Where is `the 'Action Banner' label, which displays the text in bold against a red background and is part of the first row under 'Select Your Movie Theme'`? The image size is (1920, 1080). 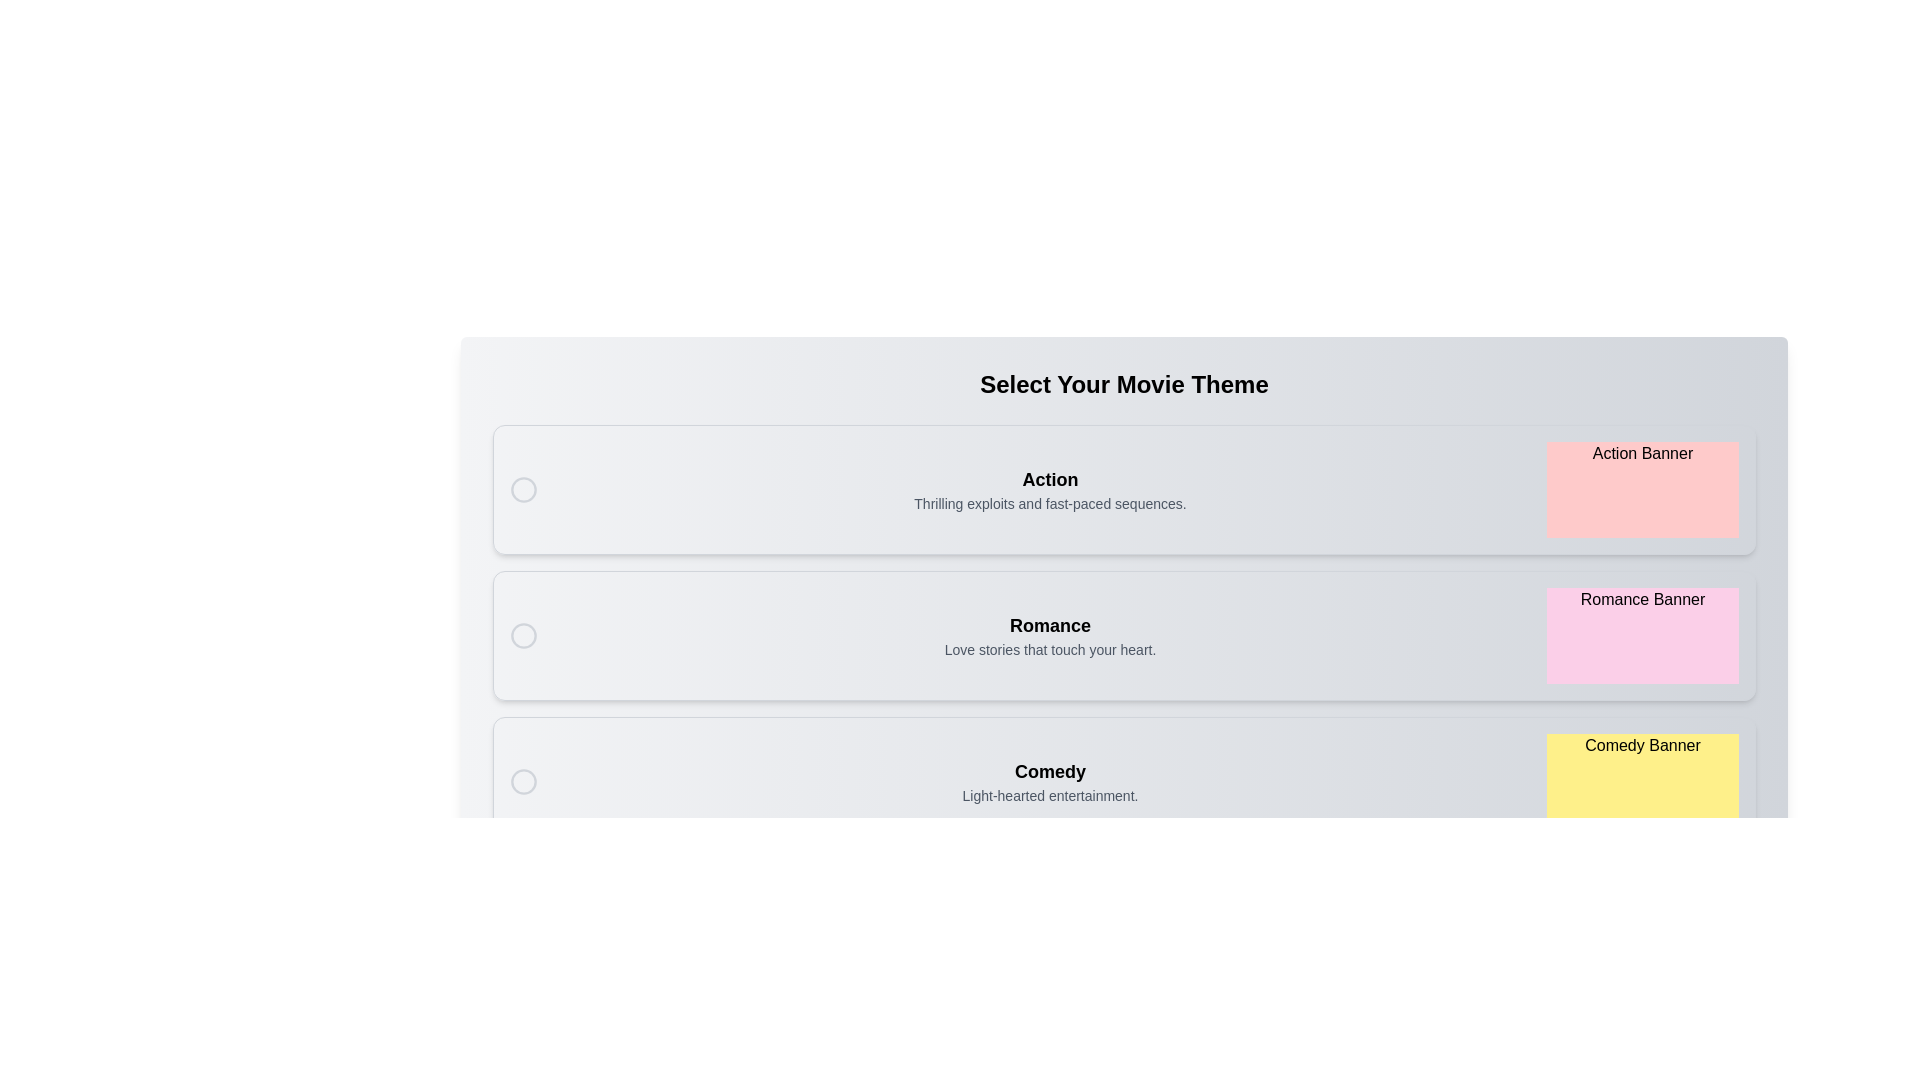
the 'Action Banner' label, which displays the text in bold against a red background and is part of the first row under 'Select Your Movie Theme' is located at coordinates (1642, 489).